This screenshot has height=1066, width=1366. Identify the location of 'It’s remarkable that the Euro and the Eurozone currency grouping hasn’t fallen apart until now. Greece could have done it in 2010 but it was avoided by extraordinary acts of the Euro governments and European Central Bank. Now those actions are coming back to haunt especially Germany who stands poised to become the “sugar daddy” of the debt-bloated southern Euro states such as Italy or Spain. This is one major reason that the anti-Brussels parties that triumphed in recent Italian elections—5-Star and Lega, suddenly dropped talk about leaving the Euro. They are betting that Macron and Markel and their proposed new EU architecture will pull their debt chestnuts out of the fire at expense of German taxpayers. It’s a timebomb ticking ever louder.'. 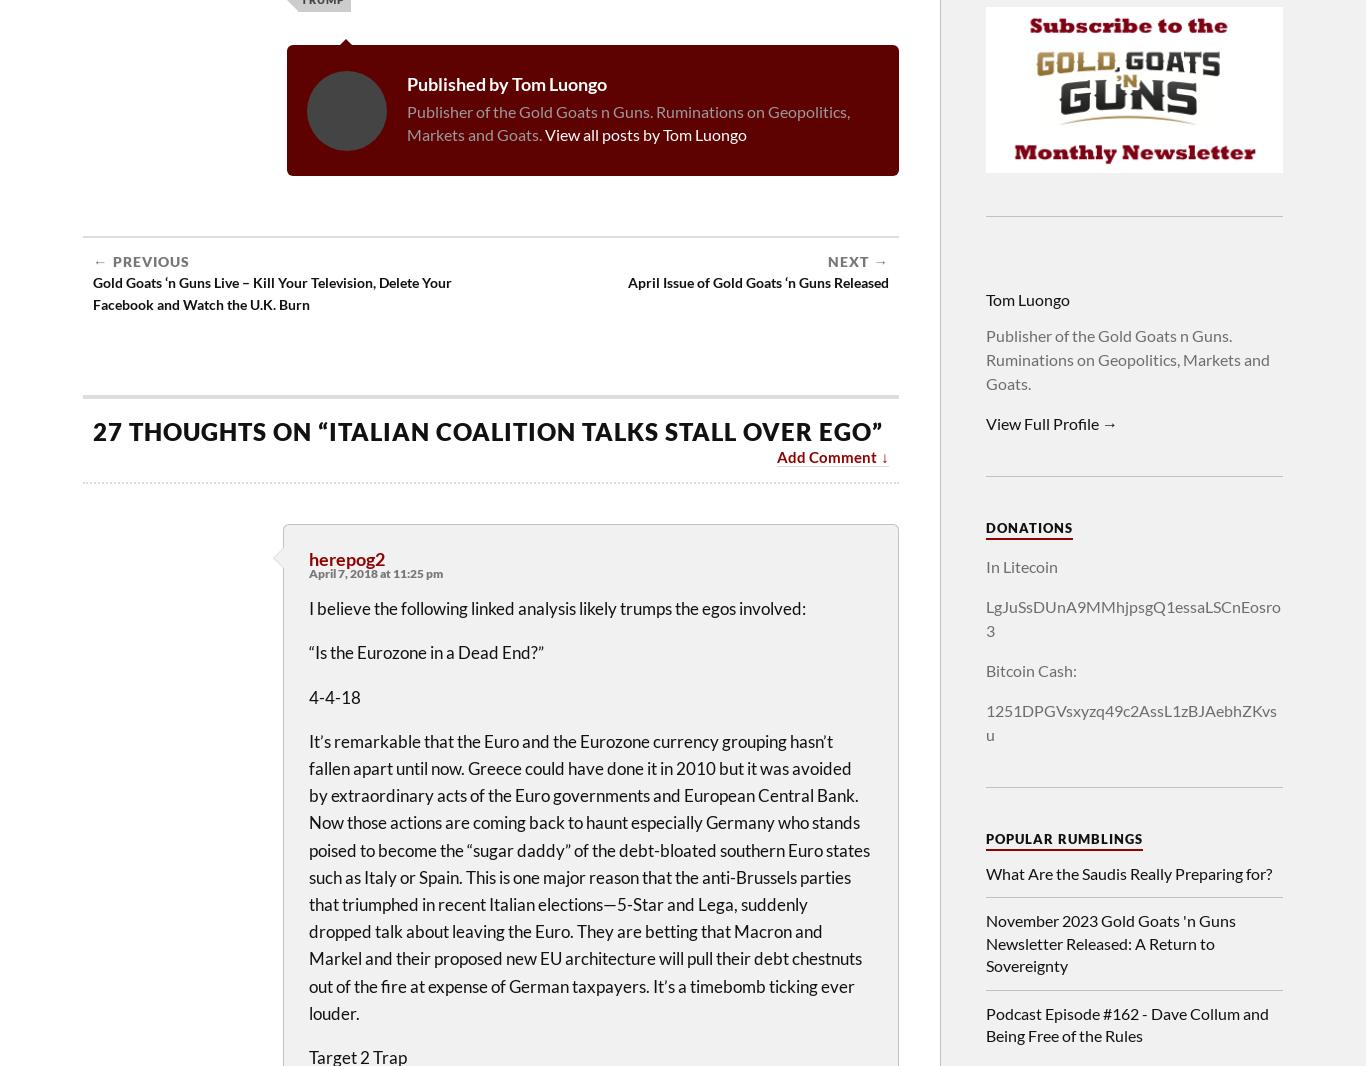
(588, 876).